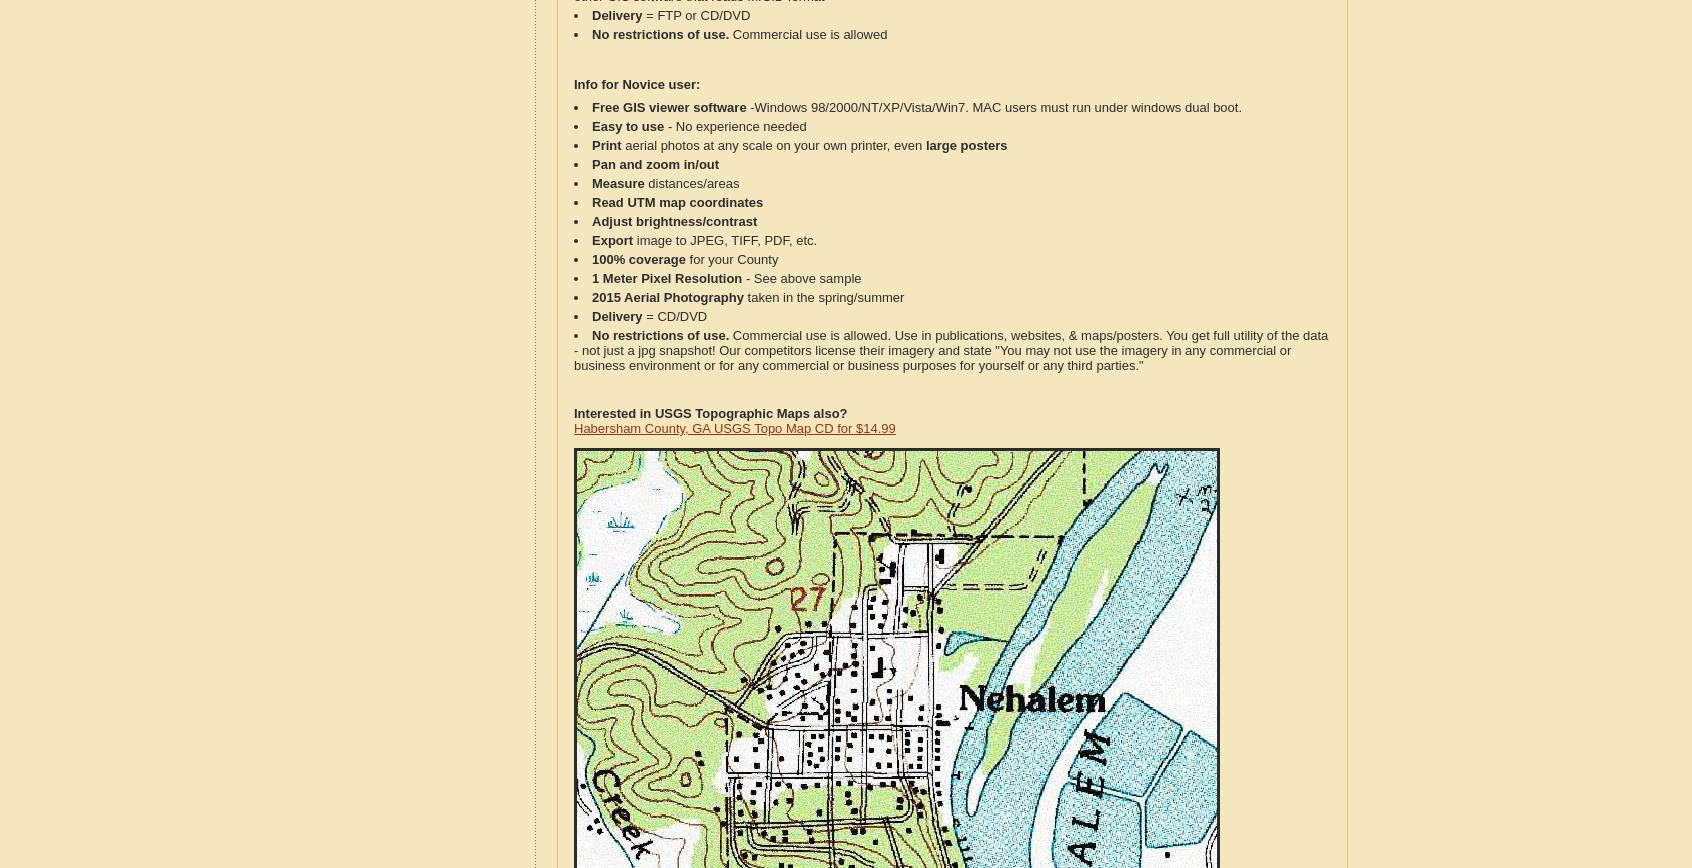 The height and width of the screenshot is (868, 1692). I want to click on 'Adjust brightness/contrast', so click(674, 220).